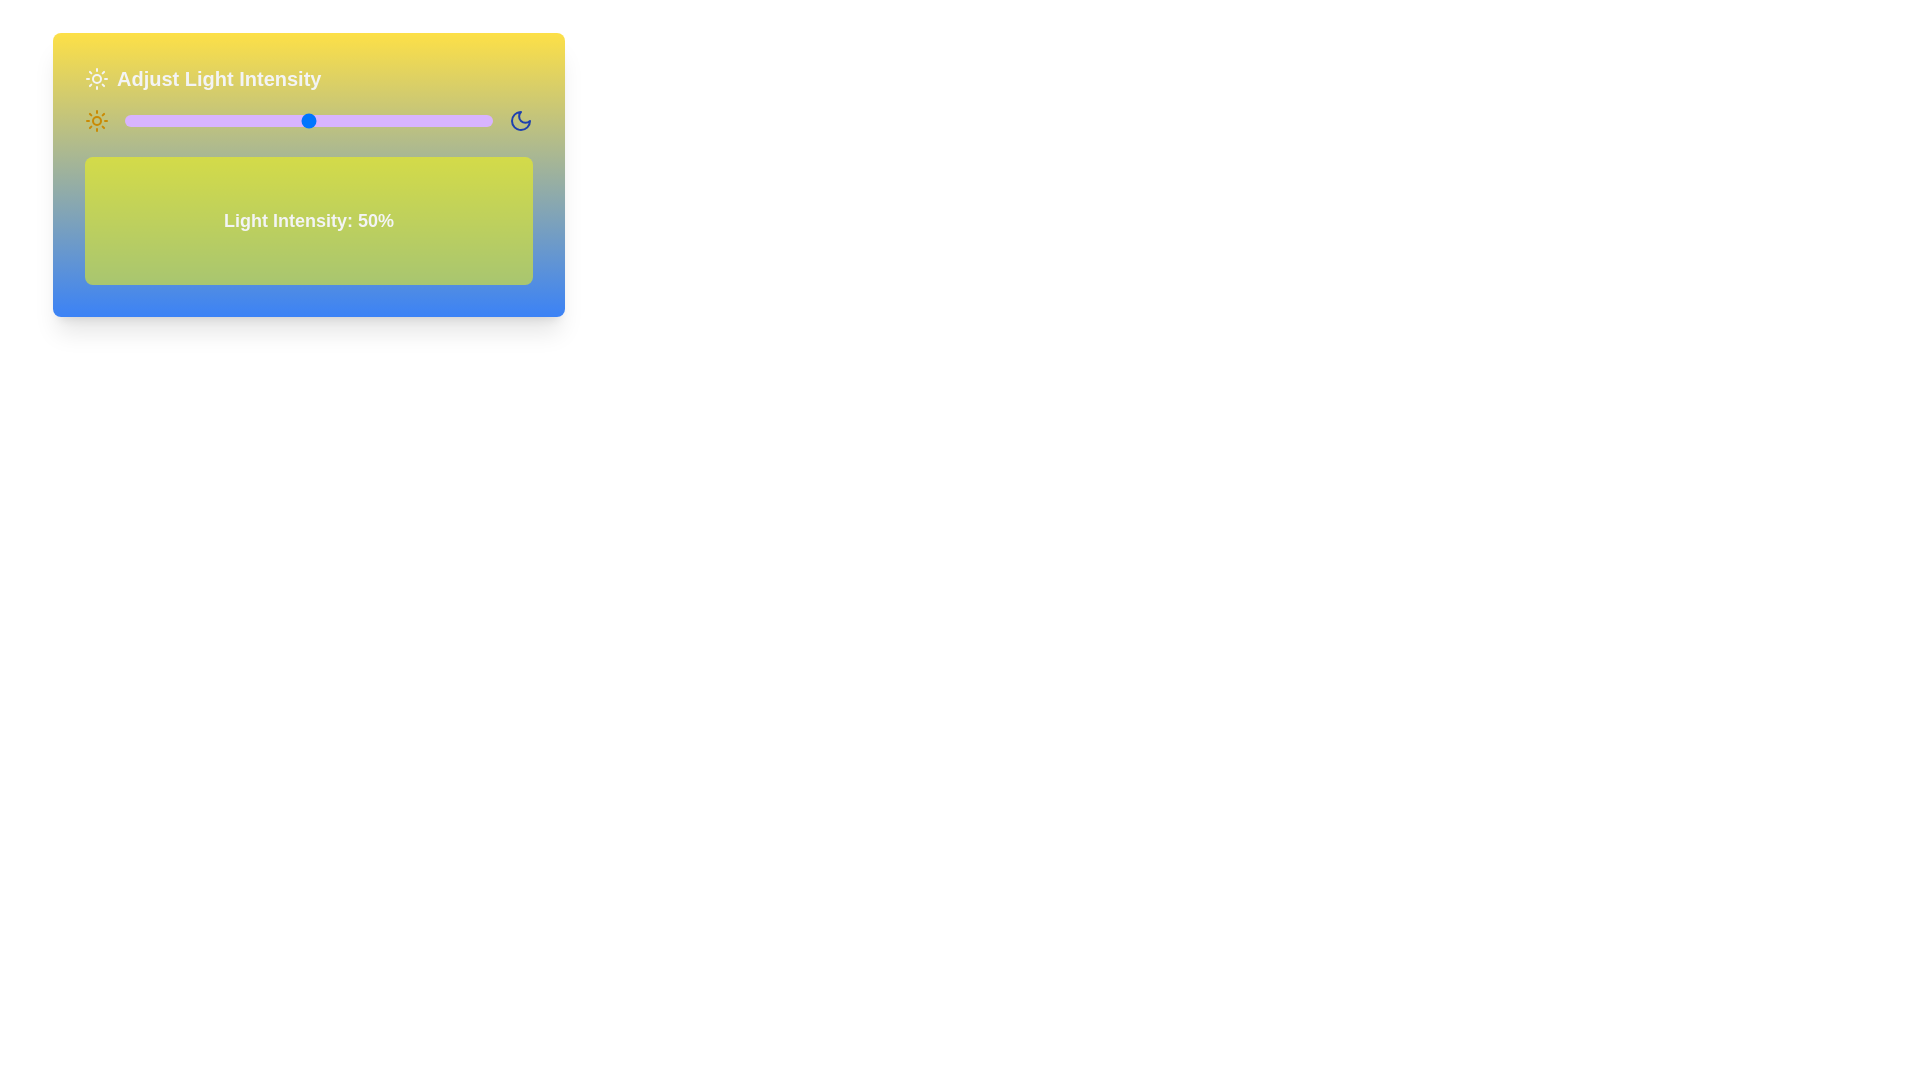 This screenshot has height=1080, width=1920. Describe the element at coordinates (307, 120) in the screenshot. I see `the light intensity slider to 50% to observe the corresponding background changes` at that location.